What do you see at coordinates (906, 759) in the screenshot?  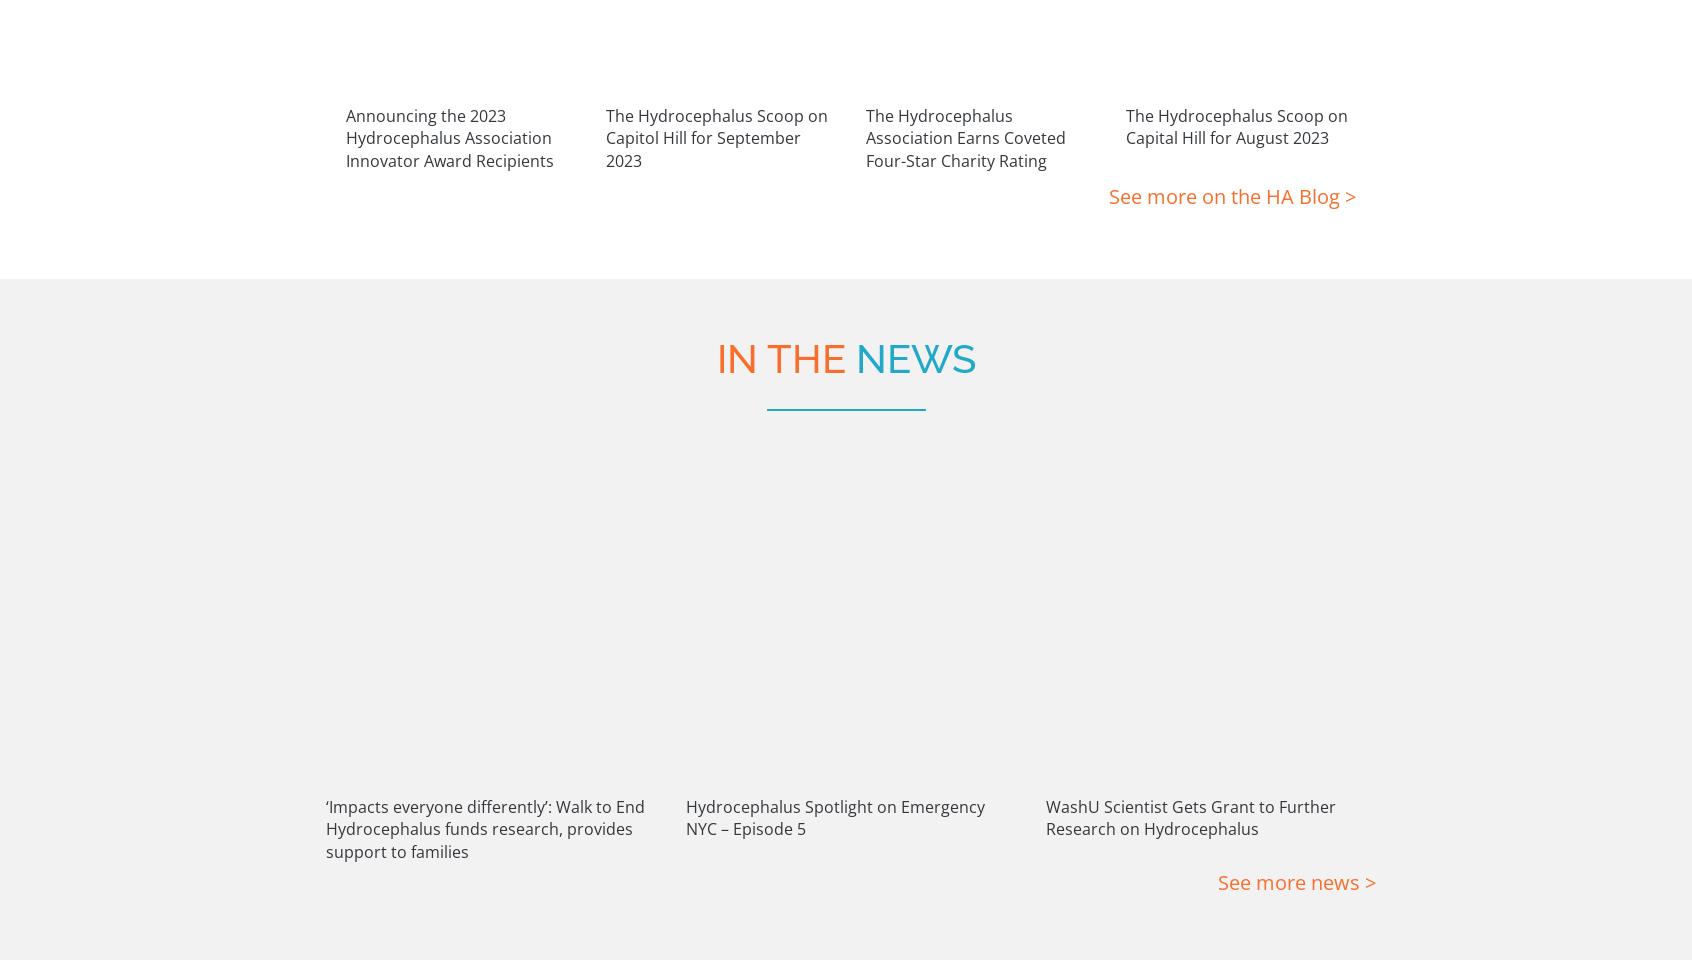 I see `'Donate'` at bounding box center [906, 759].